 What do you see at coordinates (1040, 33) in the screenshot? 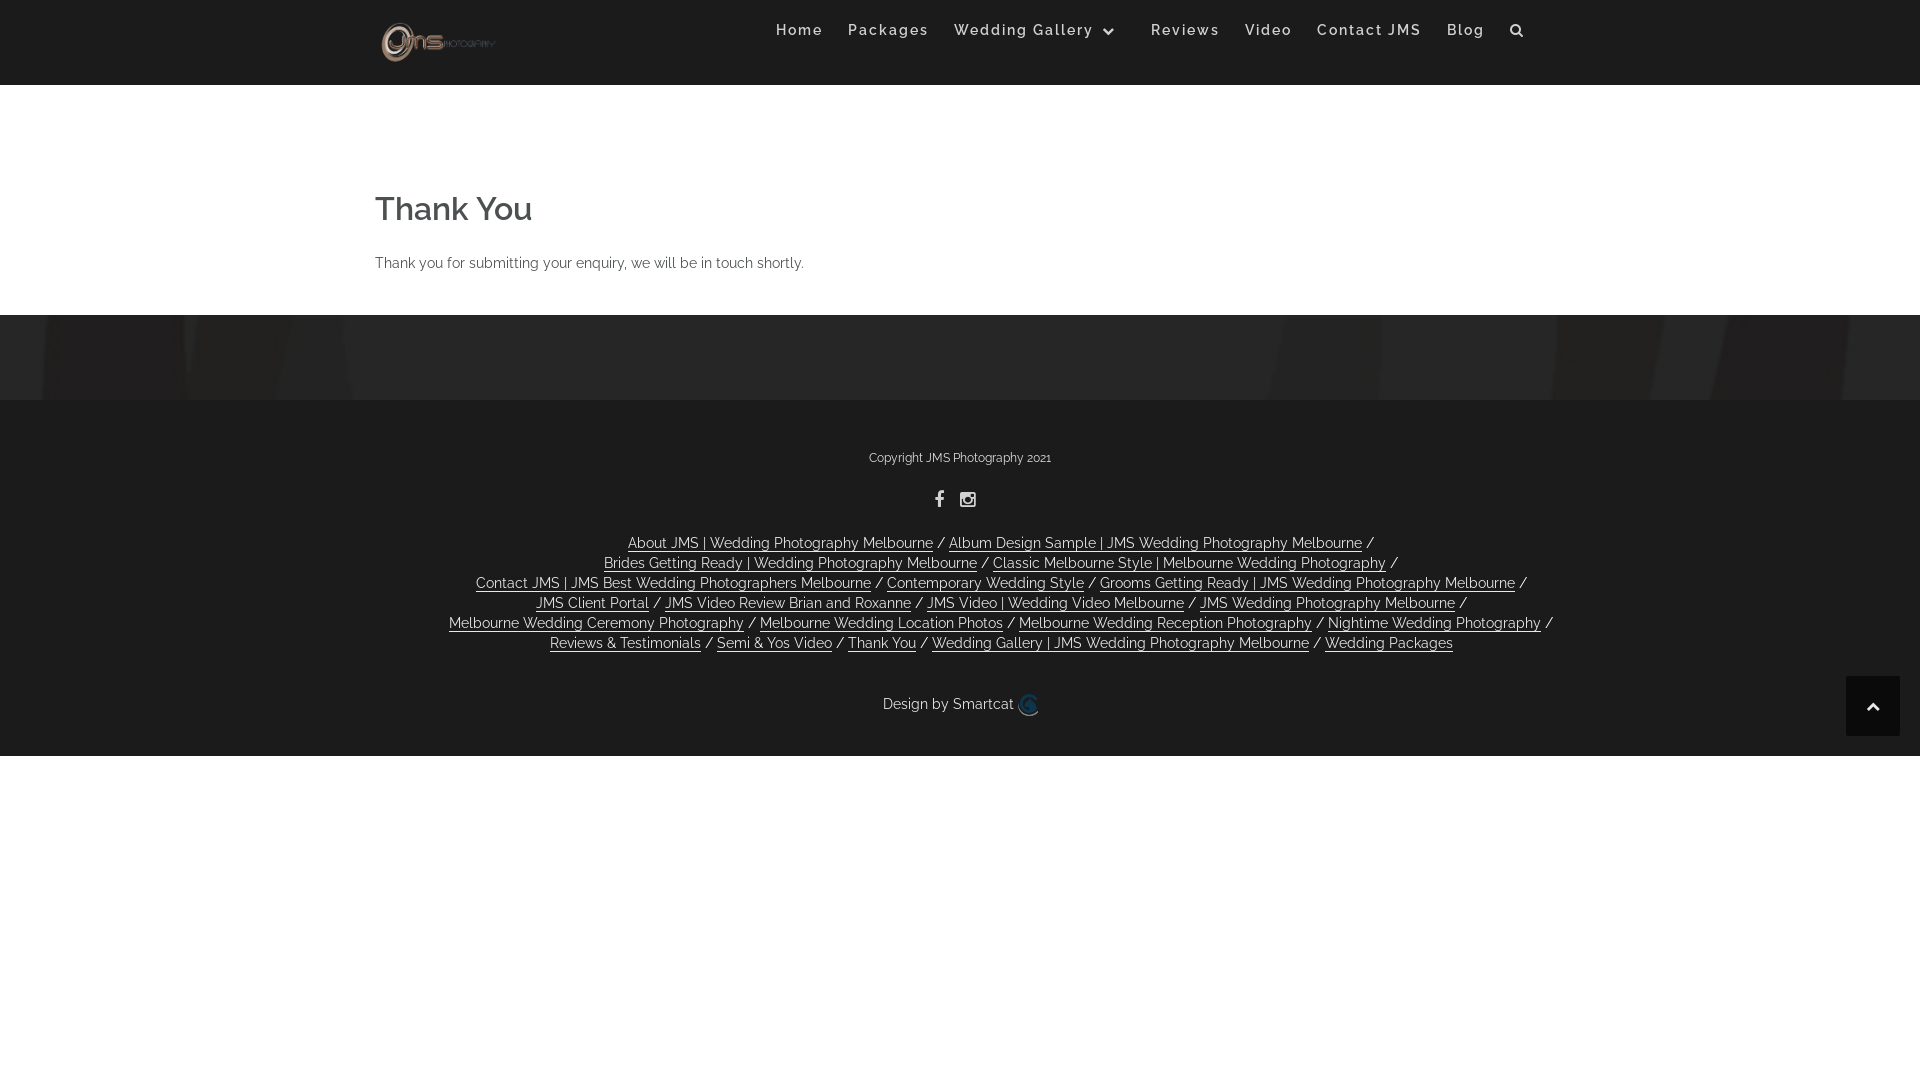
I see `'Wedding Gallery'` at bounding box center [1040, 33].